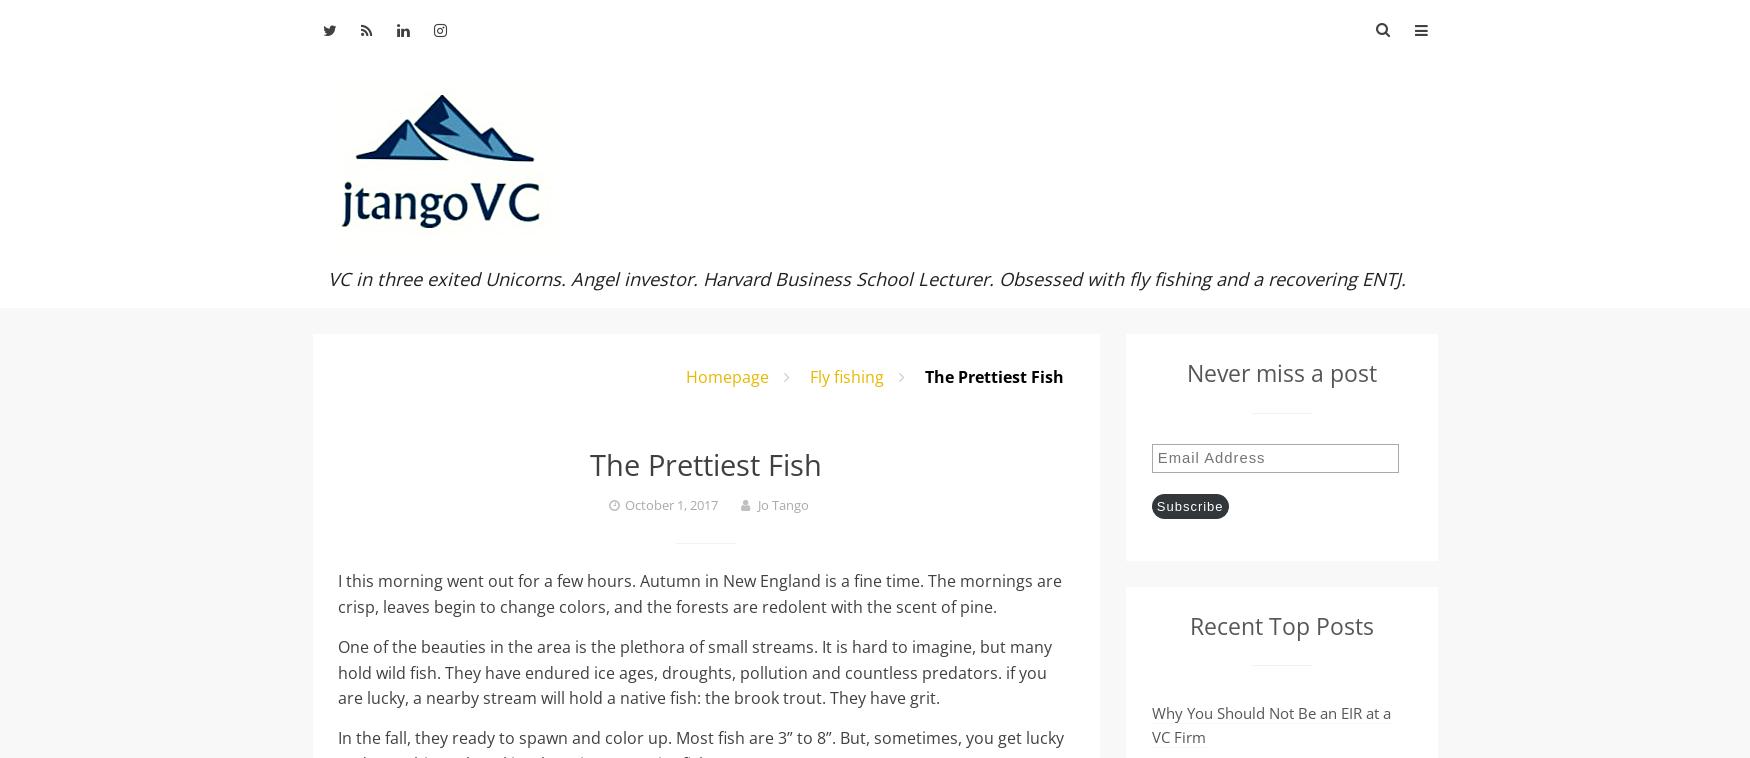 Image resolution: width=1750 pixels, height=758 pixels. What do you see at coordinates (781, 503) in the screenshot?
I see `'Jo Tango'` at bounding box center [781, 503].